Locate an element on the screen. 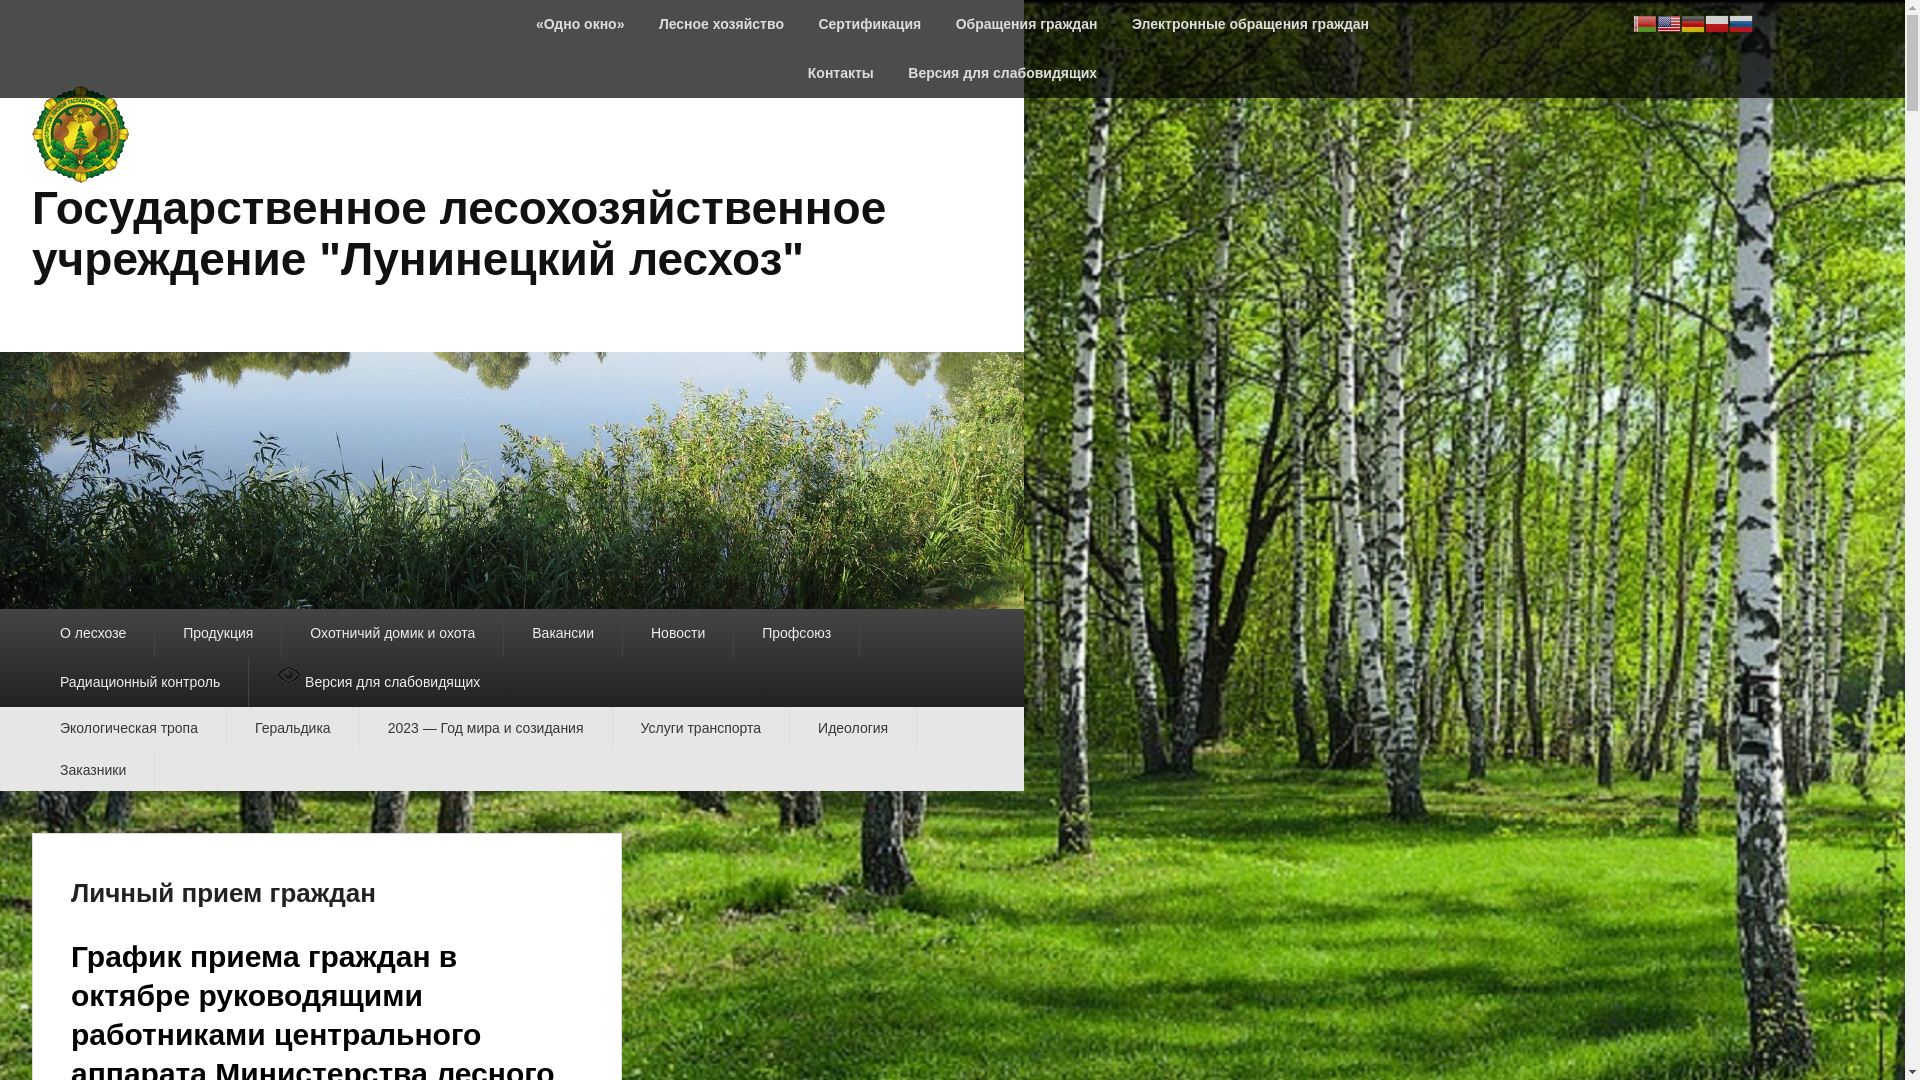 Image resolution: width=1920 pixels, height=1080 pixels. 'Belarusian' is located at coordinates (1645, 22).